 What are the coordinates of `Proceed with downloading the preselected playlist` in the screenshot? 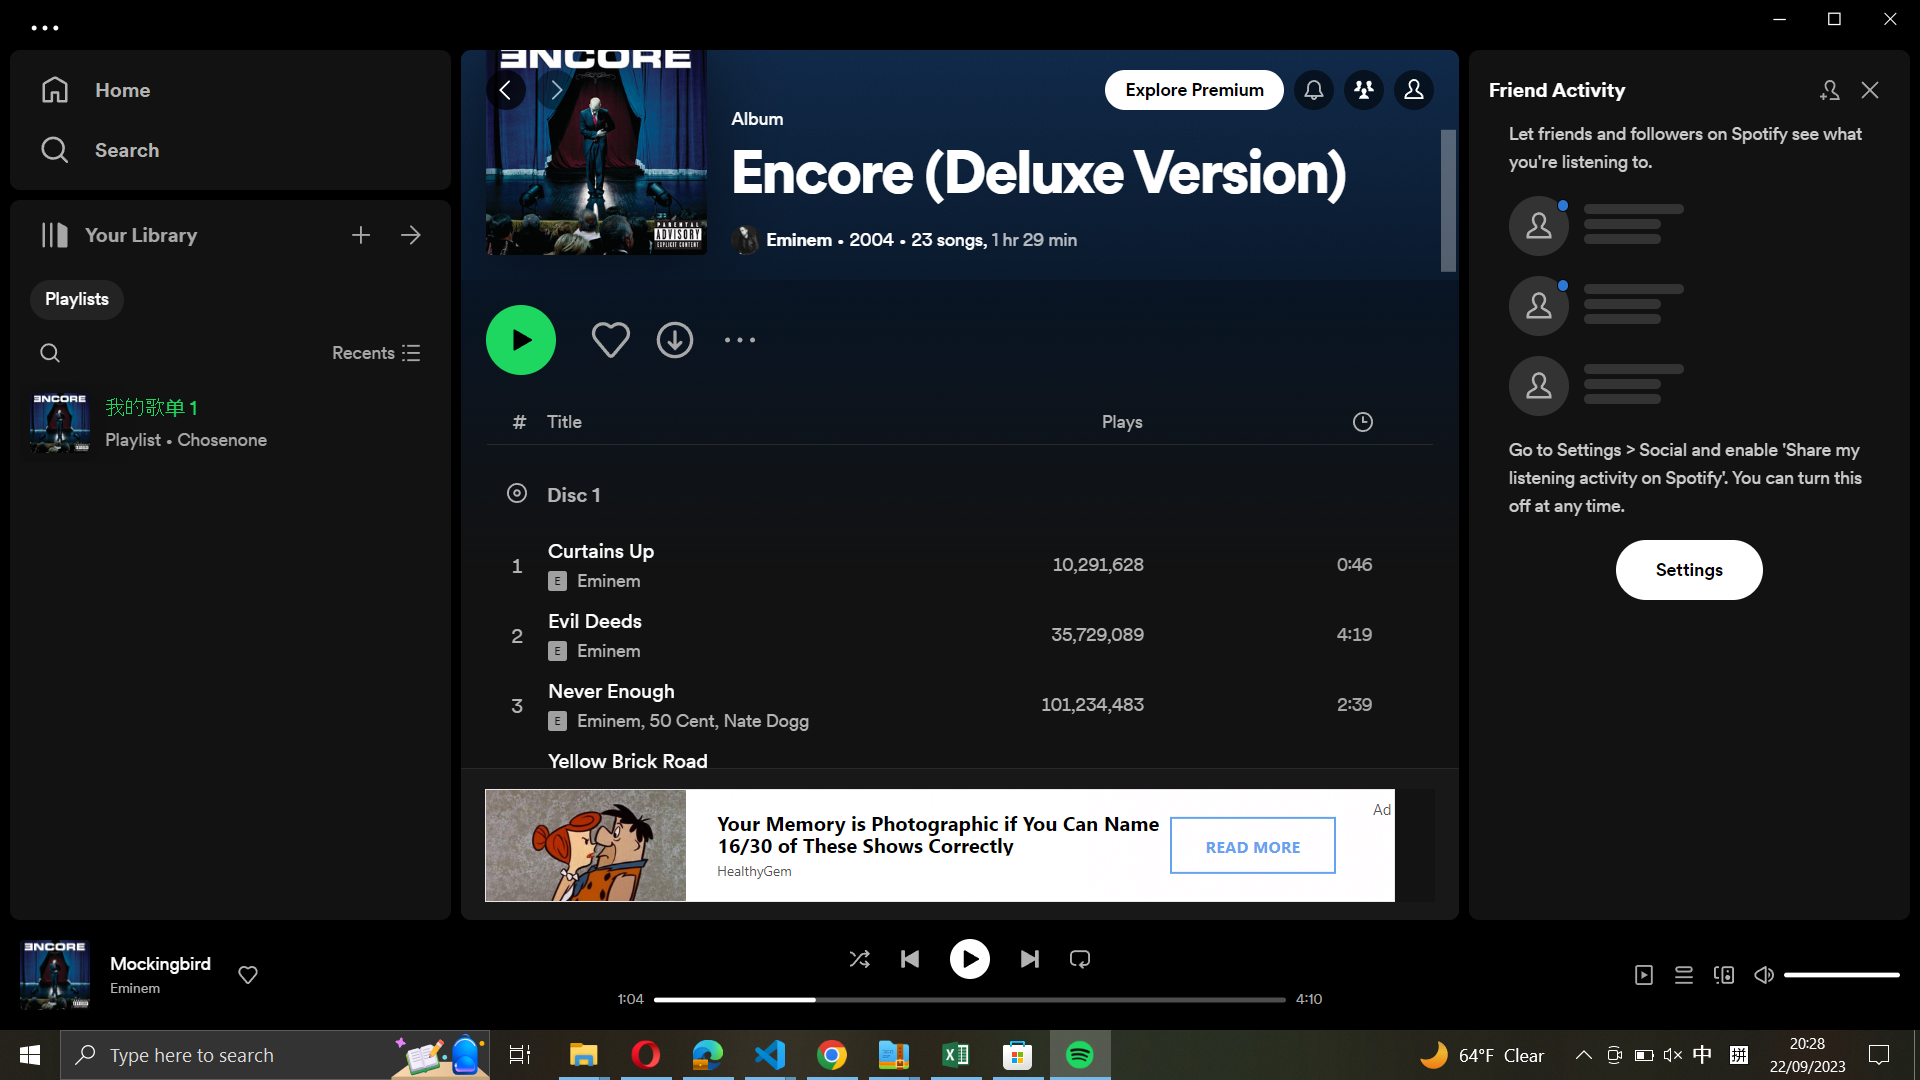 It's located at (676, 336).